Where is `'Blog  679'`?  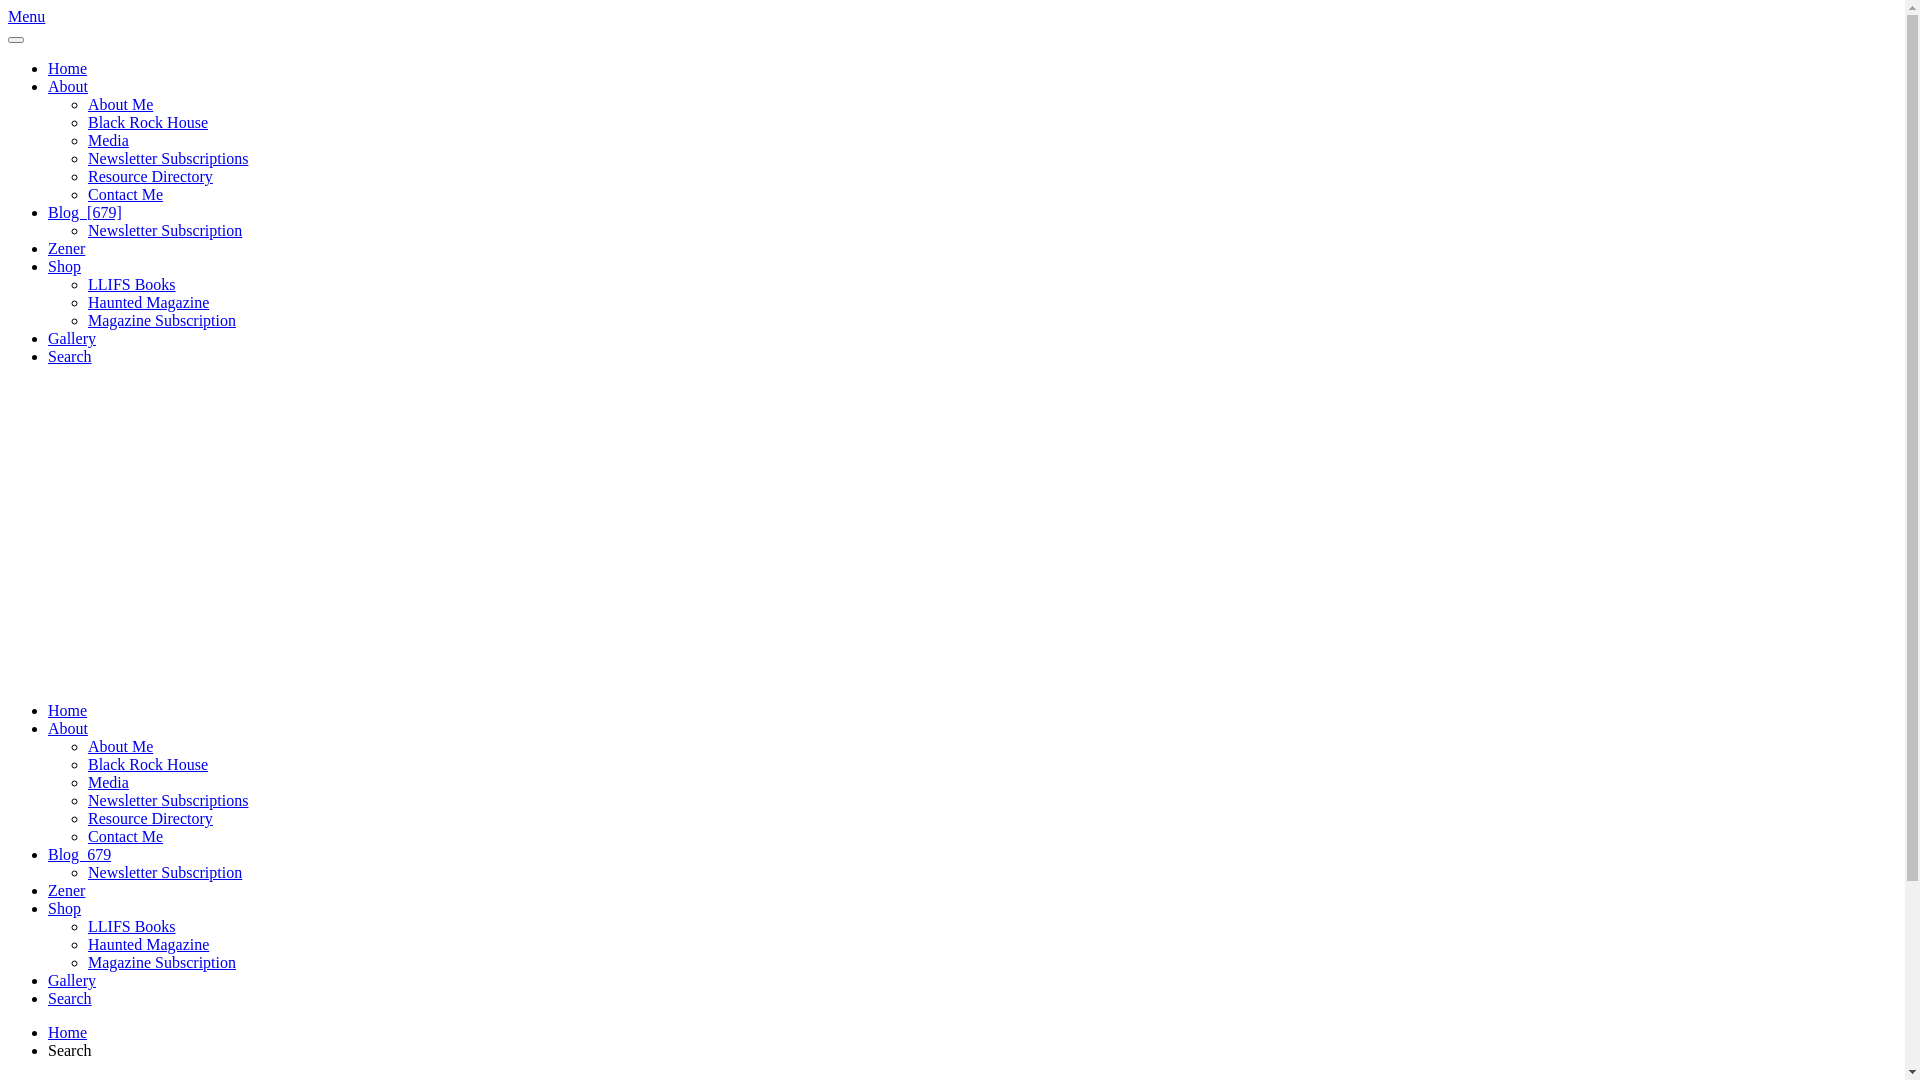 'Blog  679' is located at coordinates (79, 854).